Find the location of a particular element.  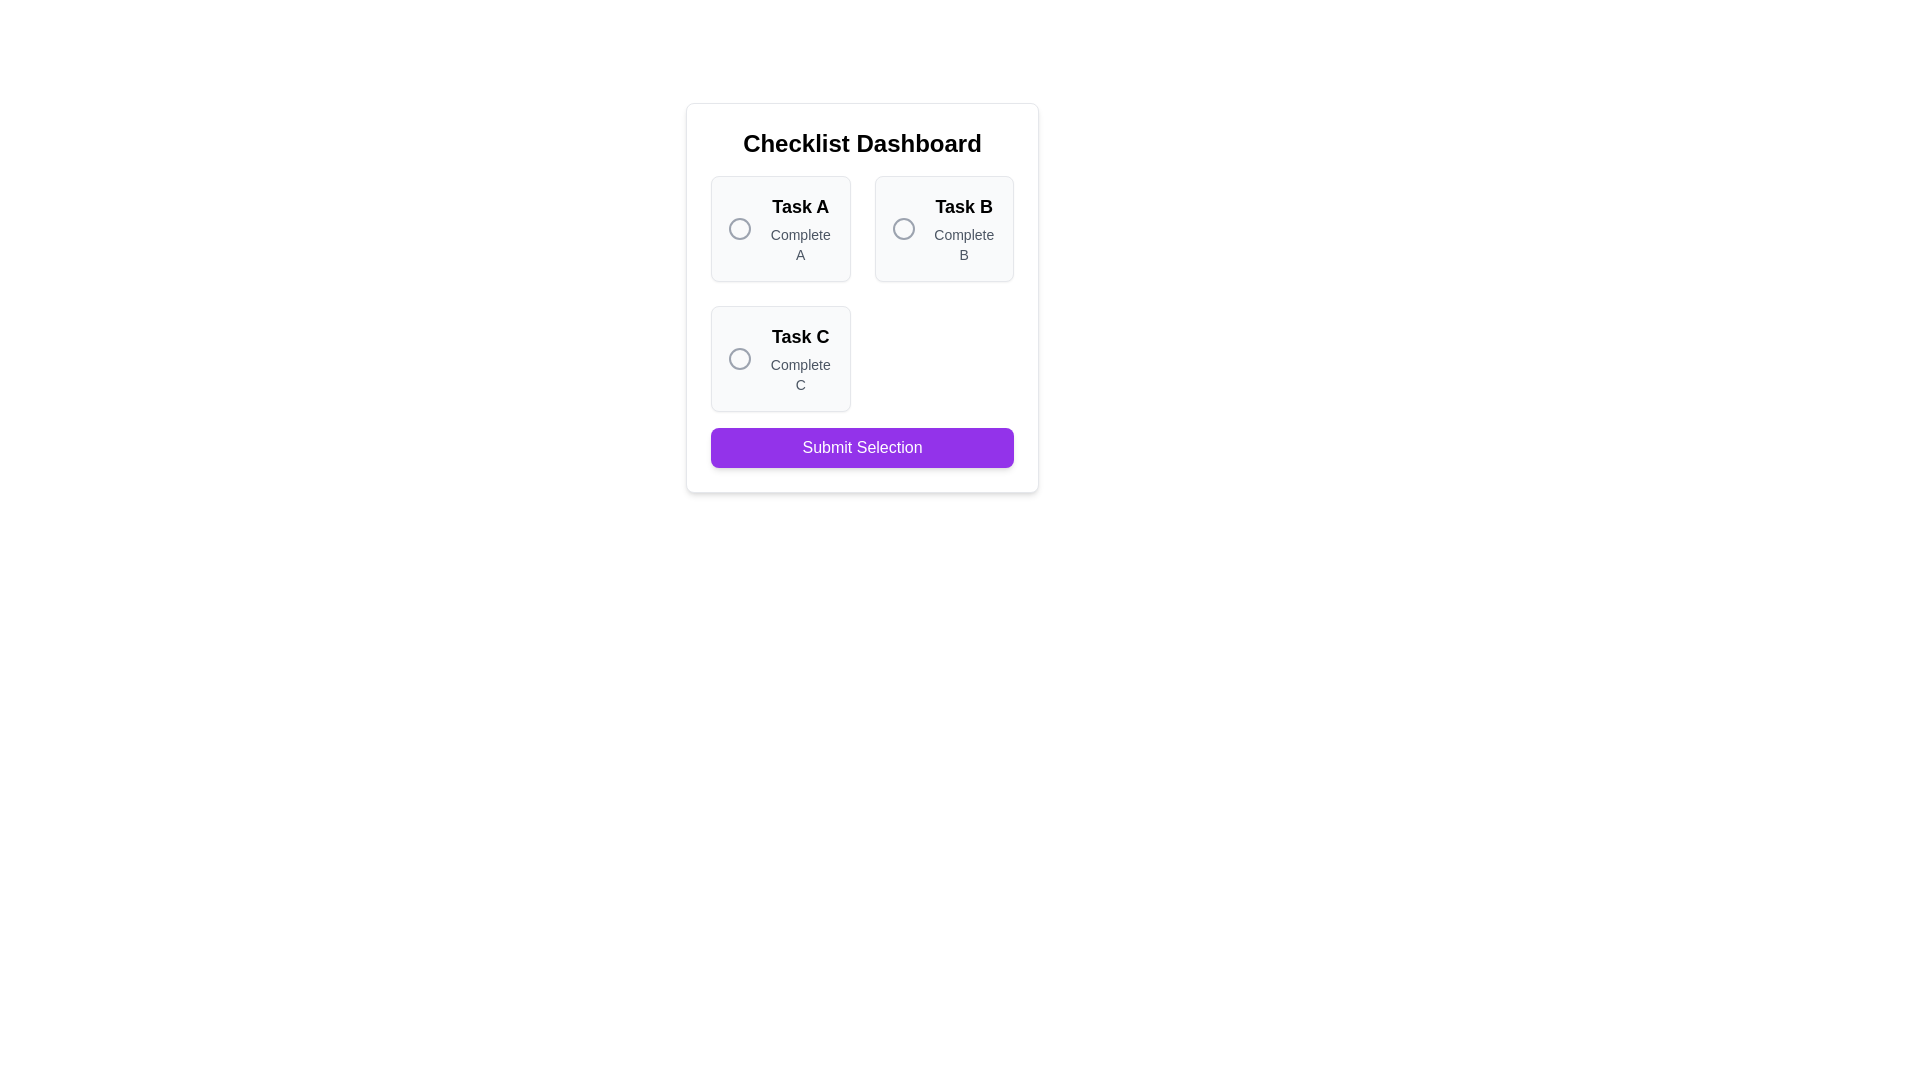

the first interactive card with a selection radio button located at the top-left of the grid layout for accessibility actions is located at coordinates (779, 227).